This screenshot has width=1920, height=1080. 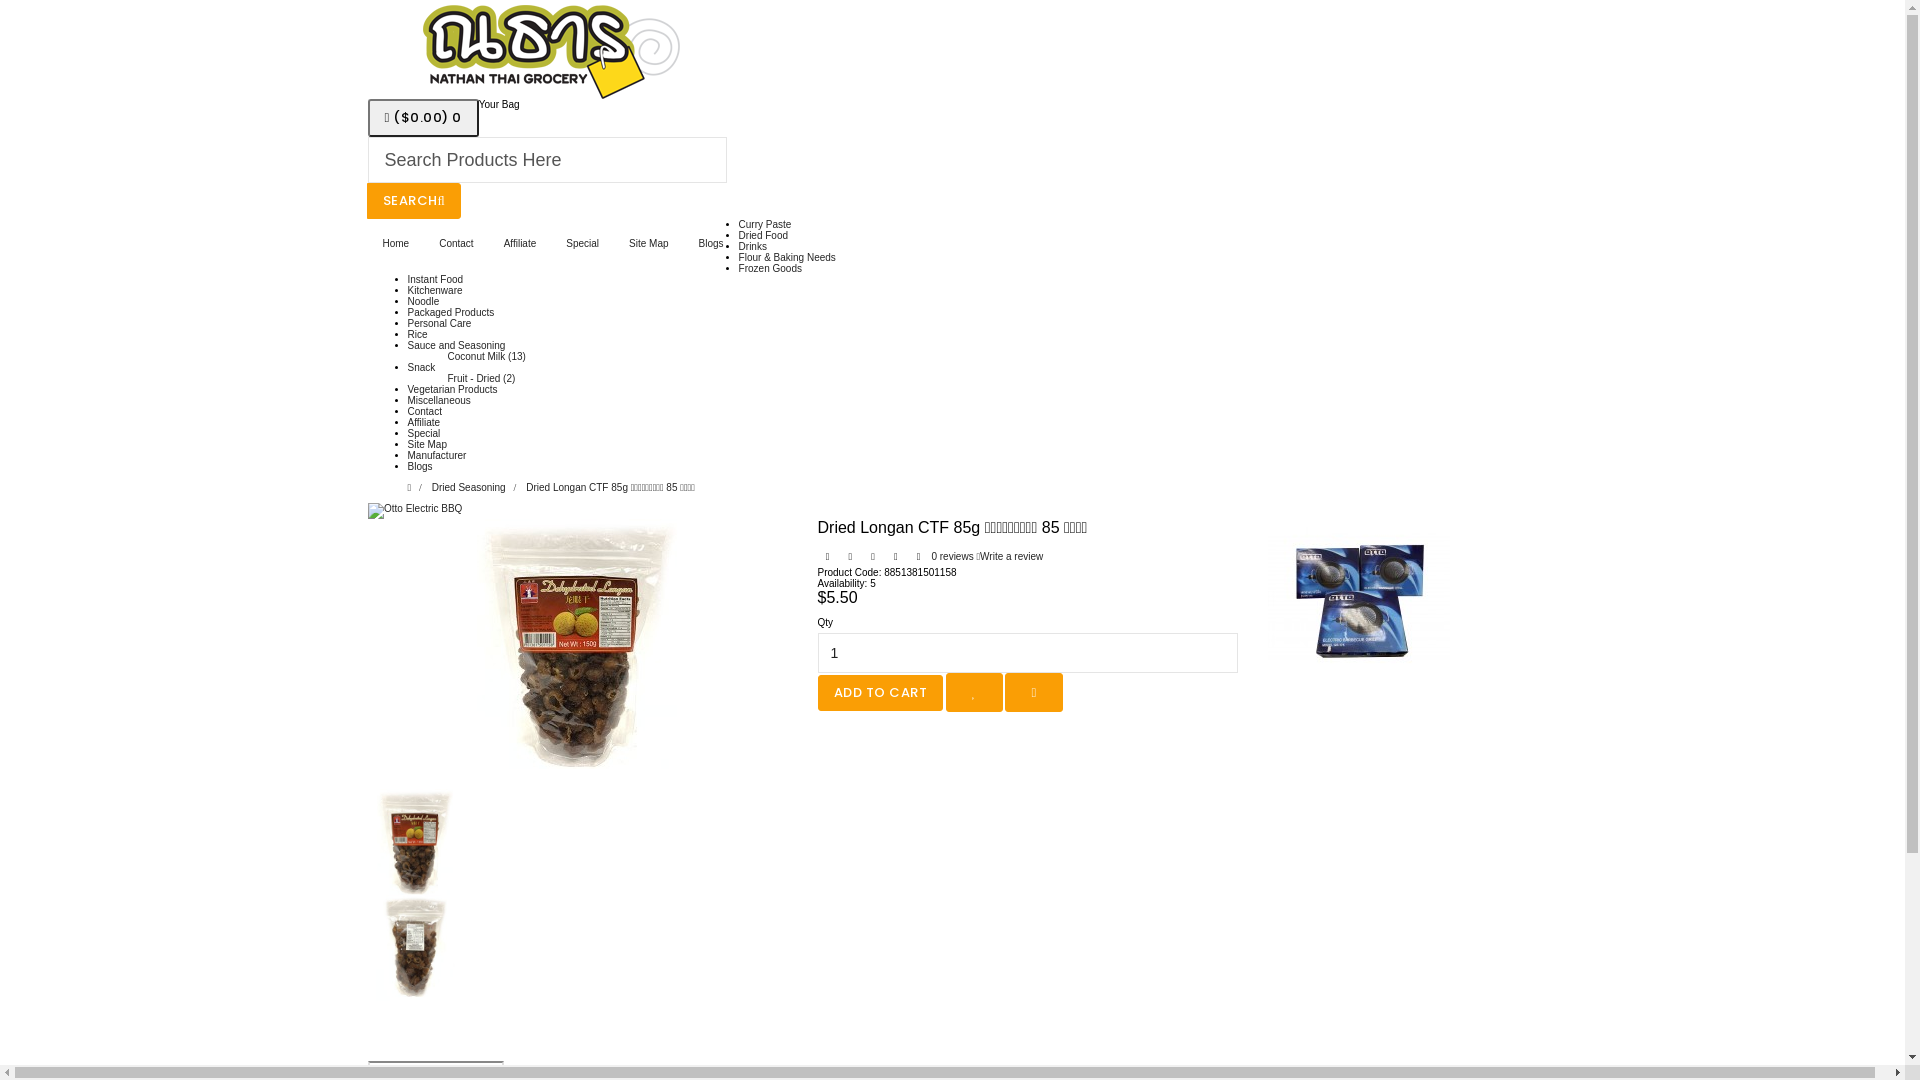 I want to click on 'Curry Paste', so click(x=738, y=224).